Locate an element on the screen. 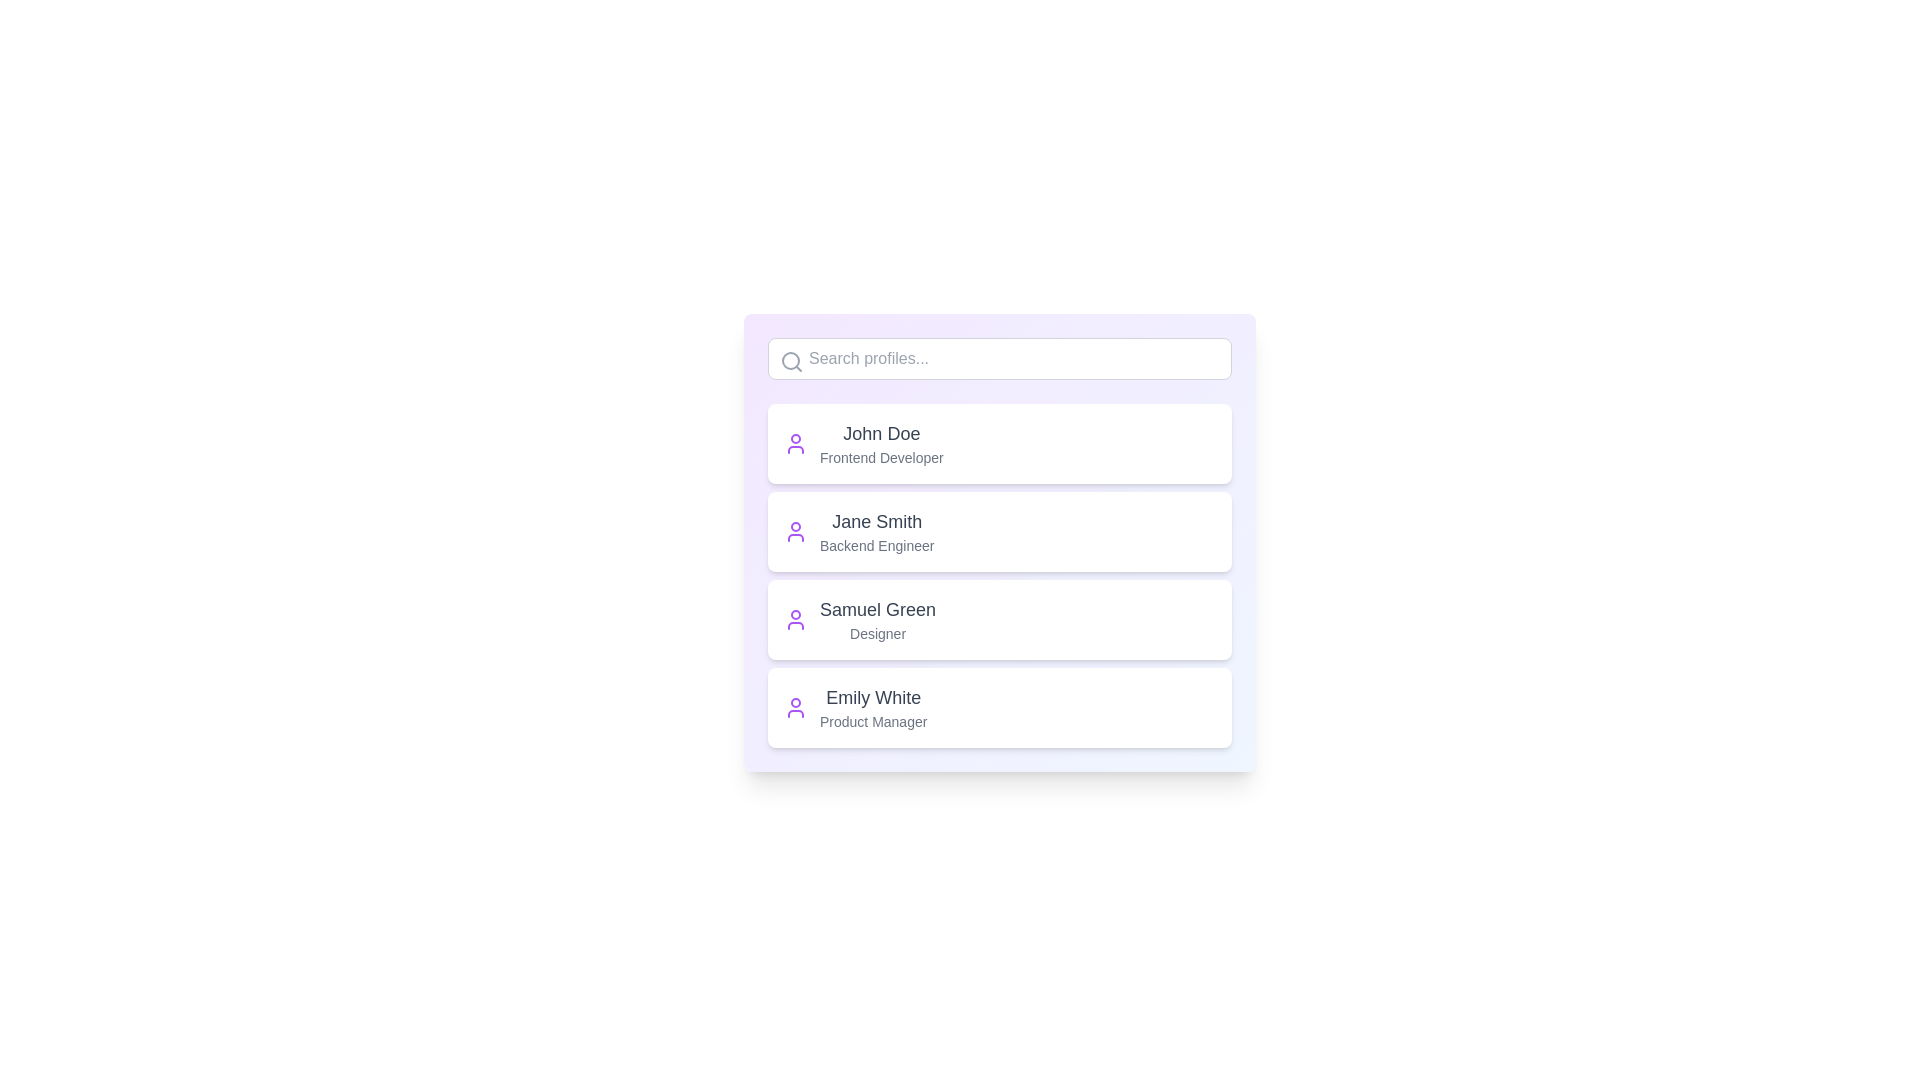 This screenshot has height=1080, width=1920. text label displaying 'Backend Engineer', which is styled in gray and located below the 'Jane Smith' text in the second profile card from the top is located at coordinates (877, 546).